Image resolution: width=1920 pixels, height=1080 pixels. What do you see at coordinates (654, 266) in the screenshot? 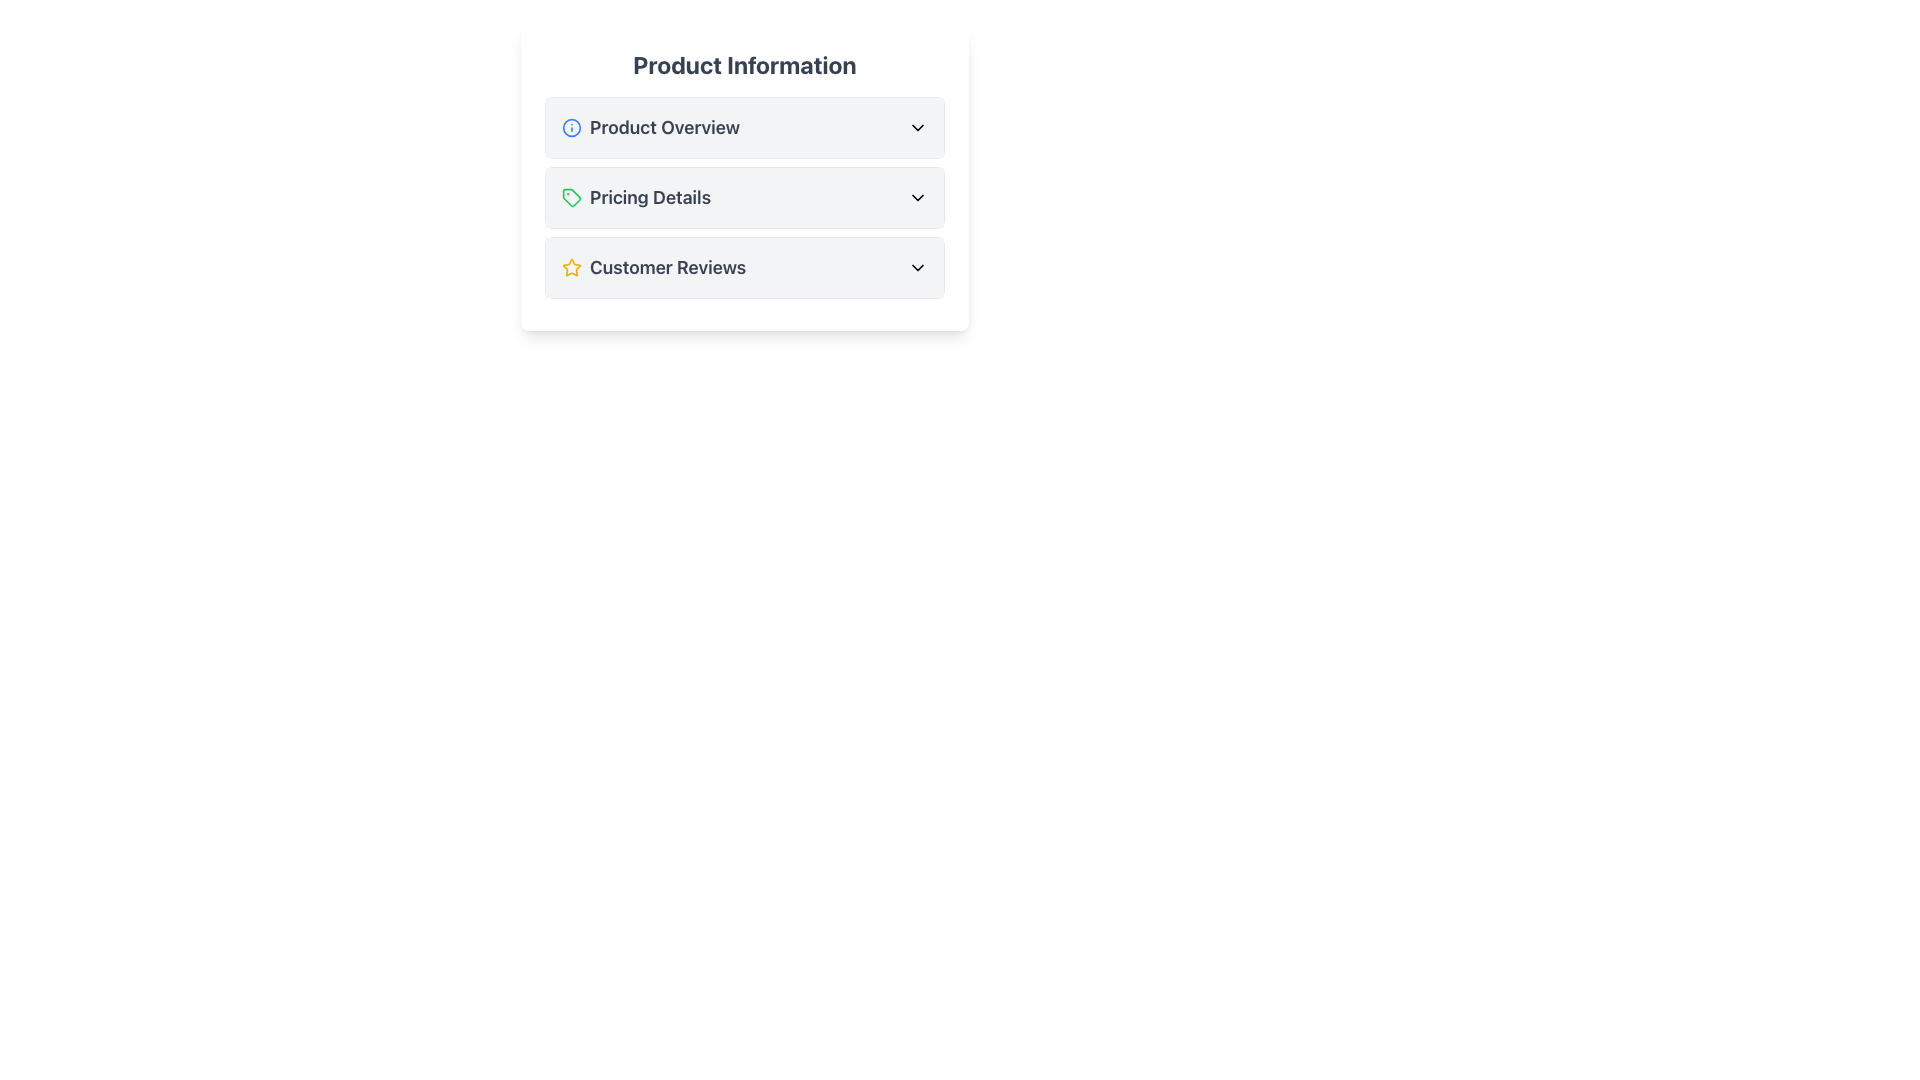
I see `the 'Customer Reviews' label with a yellow star icon for accessibility navigation` at bounding box center [654, 266].